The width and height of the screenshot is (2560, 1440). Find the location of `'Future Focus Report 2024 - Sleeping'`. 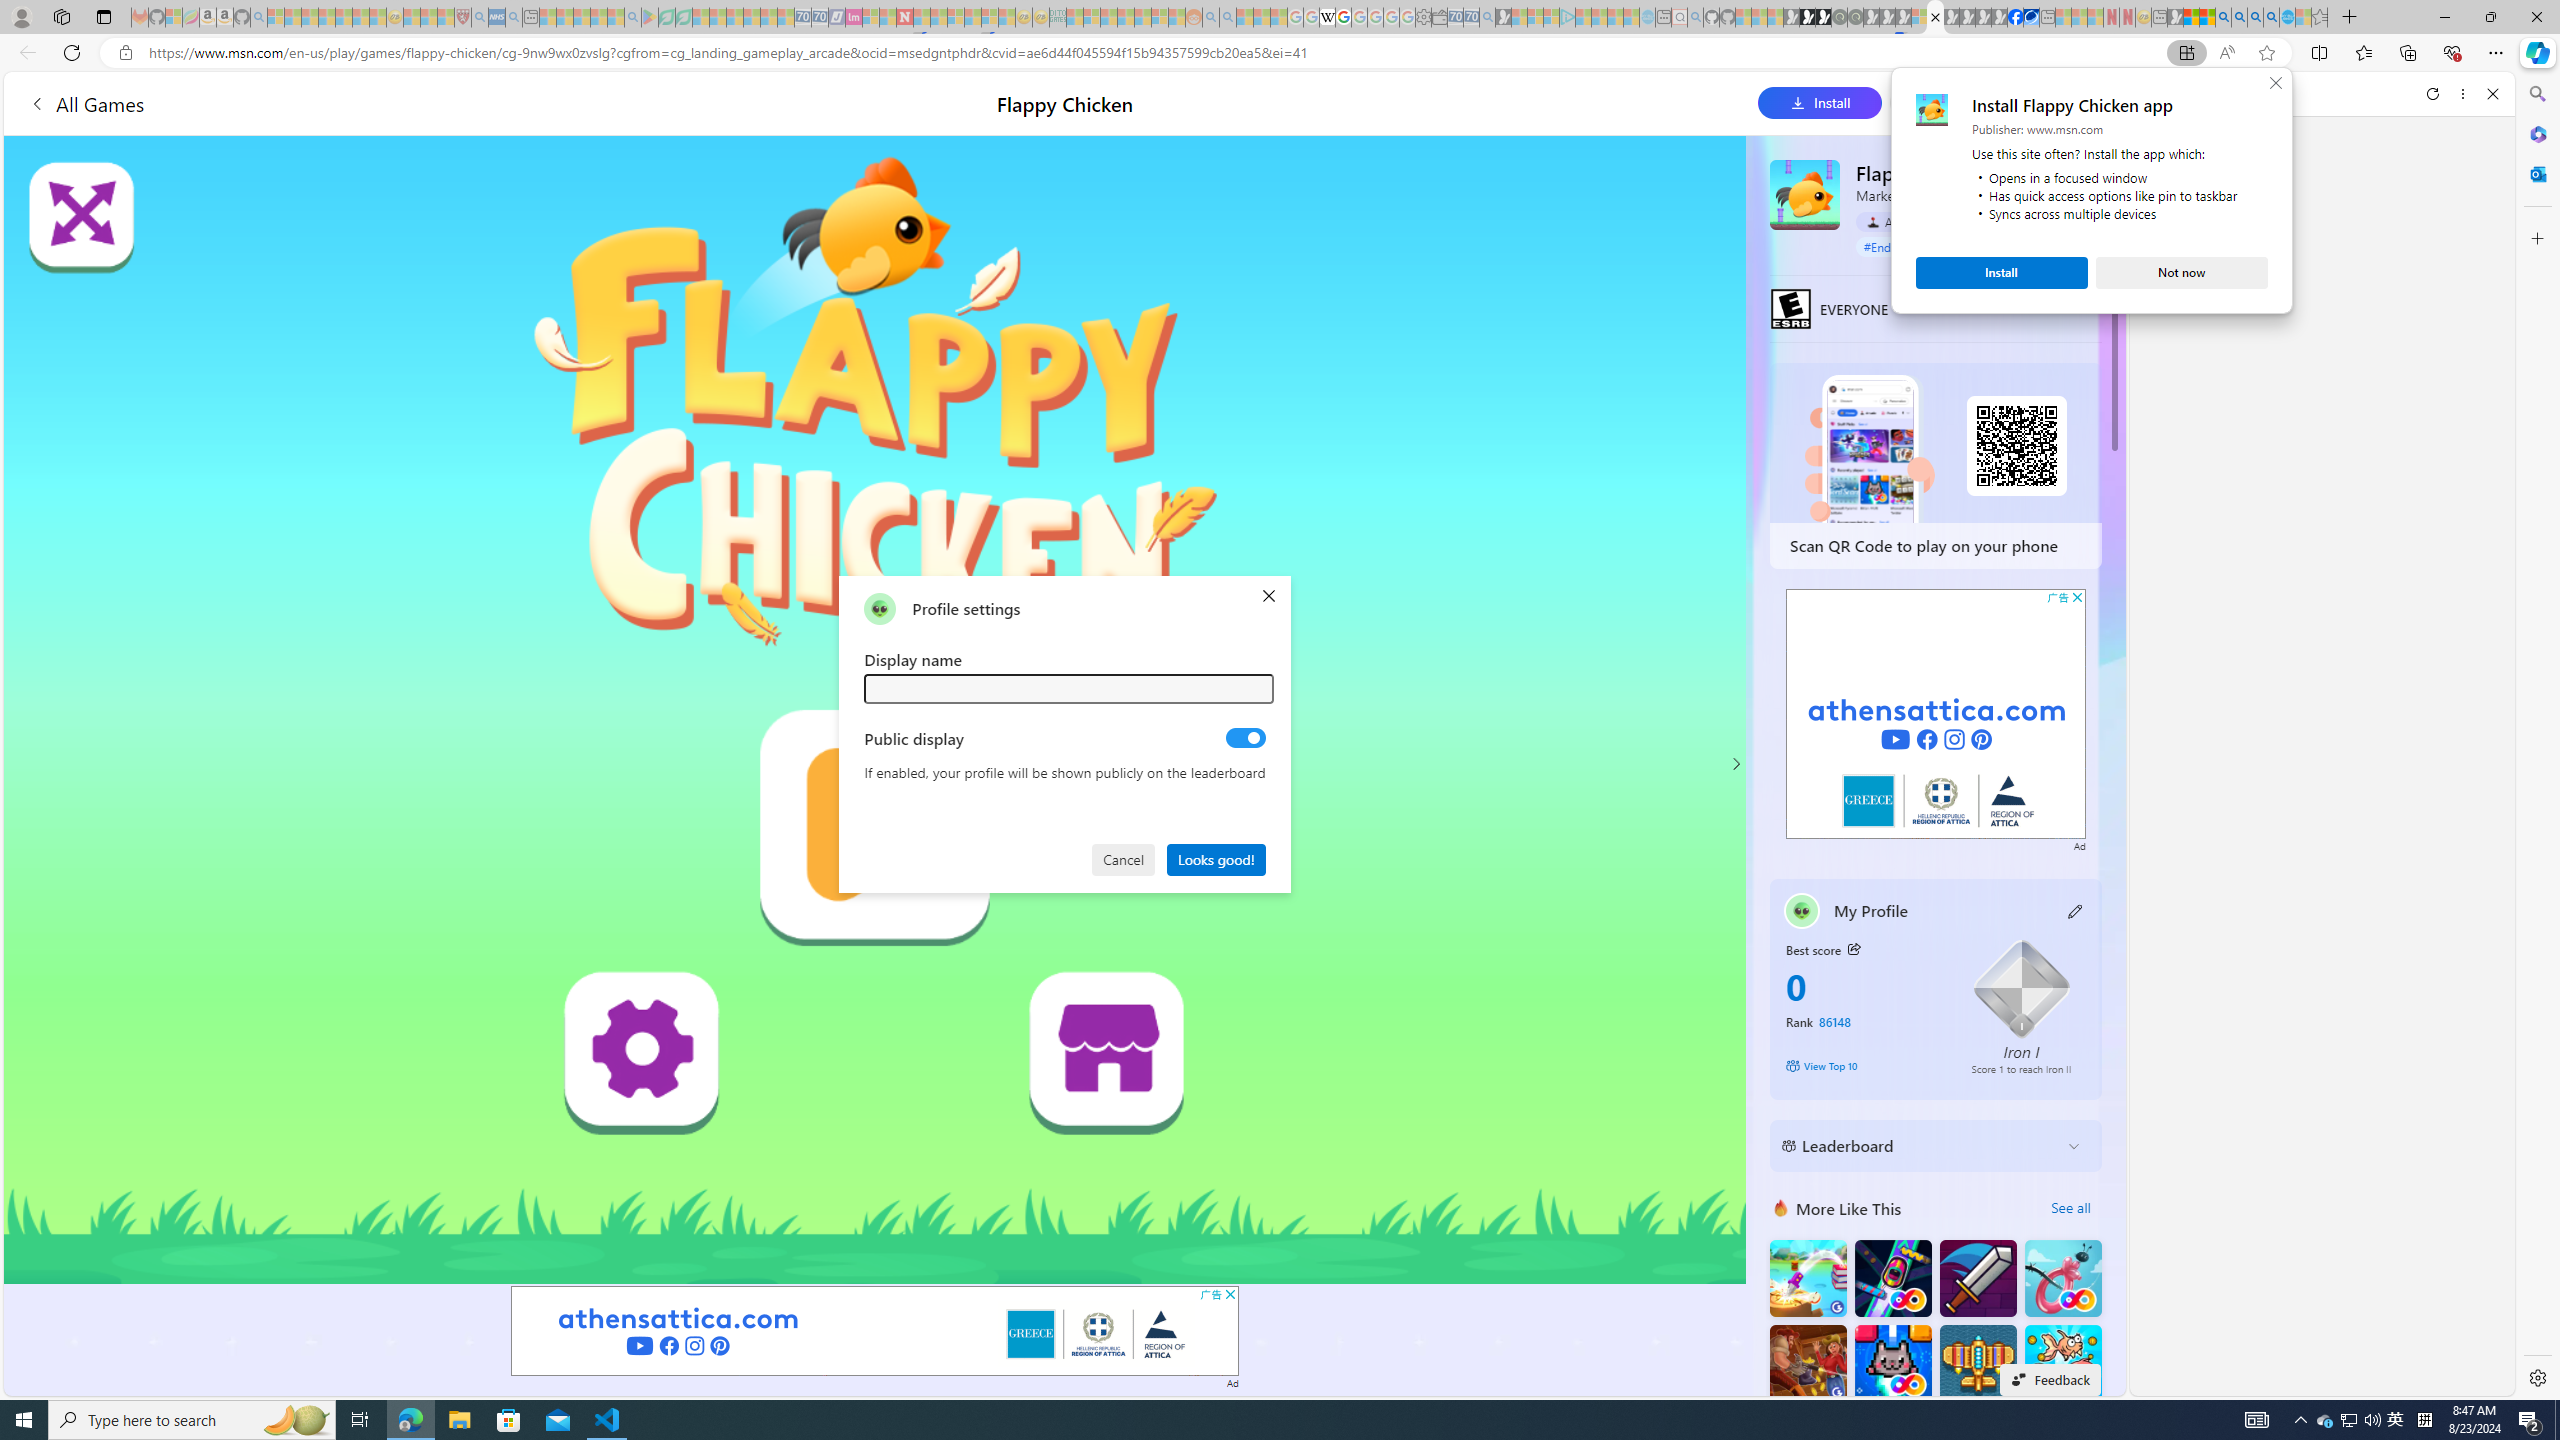

'Future Focus Report 2024 - Sleeping' is located at coordinates (1854, 16).